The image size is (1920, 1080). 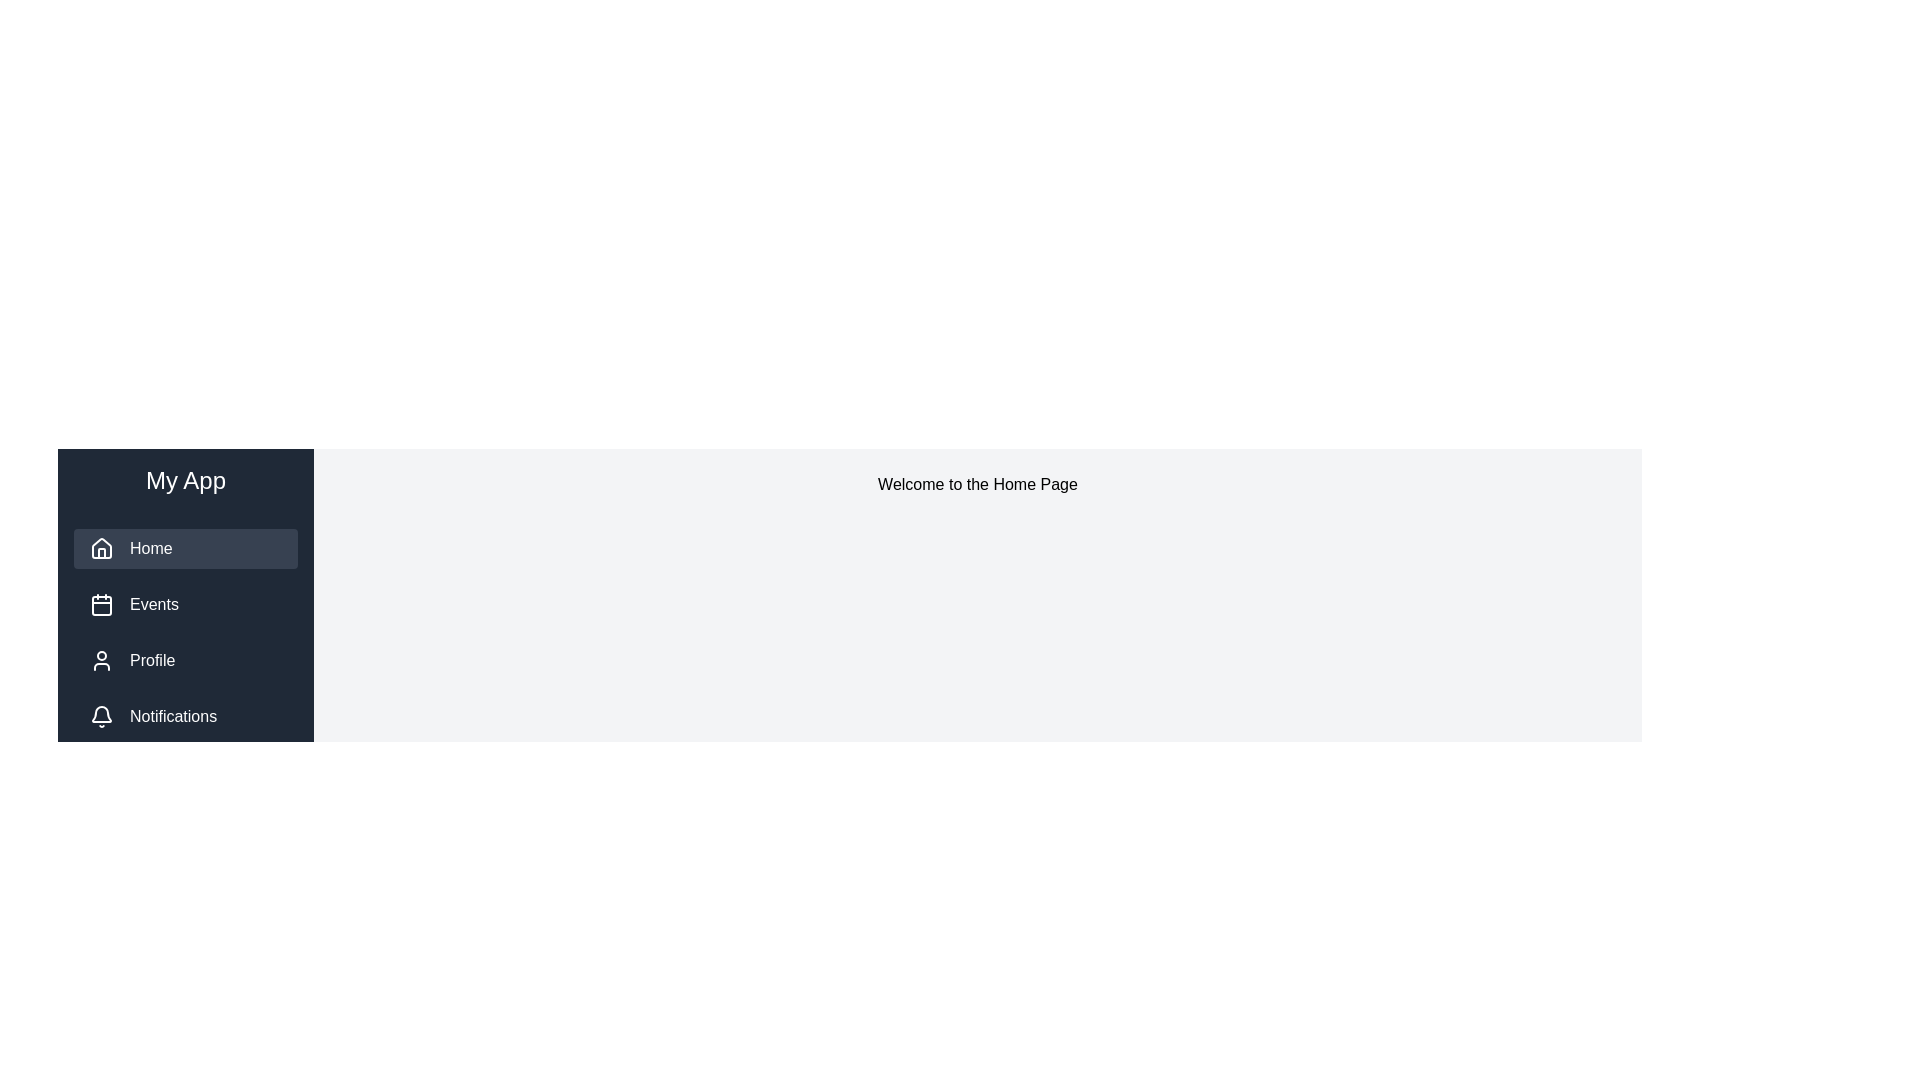 What do you see at coordinates (186, 632) in the screenshot?
I see `the 'Home' section of the vertical navigation menu` at bounding box center [186, 632].